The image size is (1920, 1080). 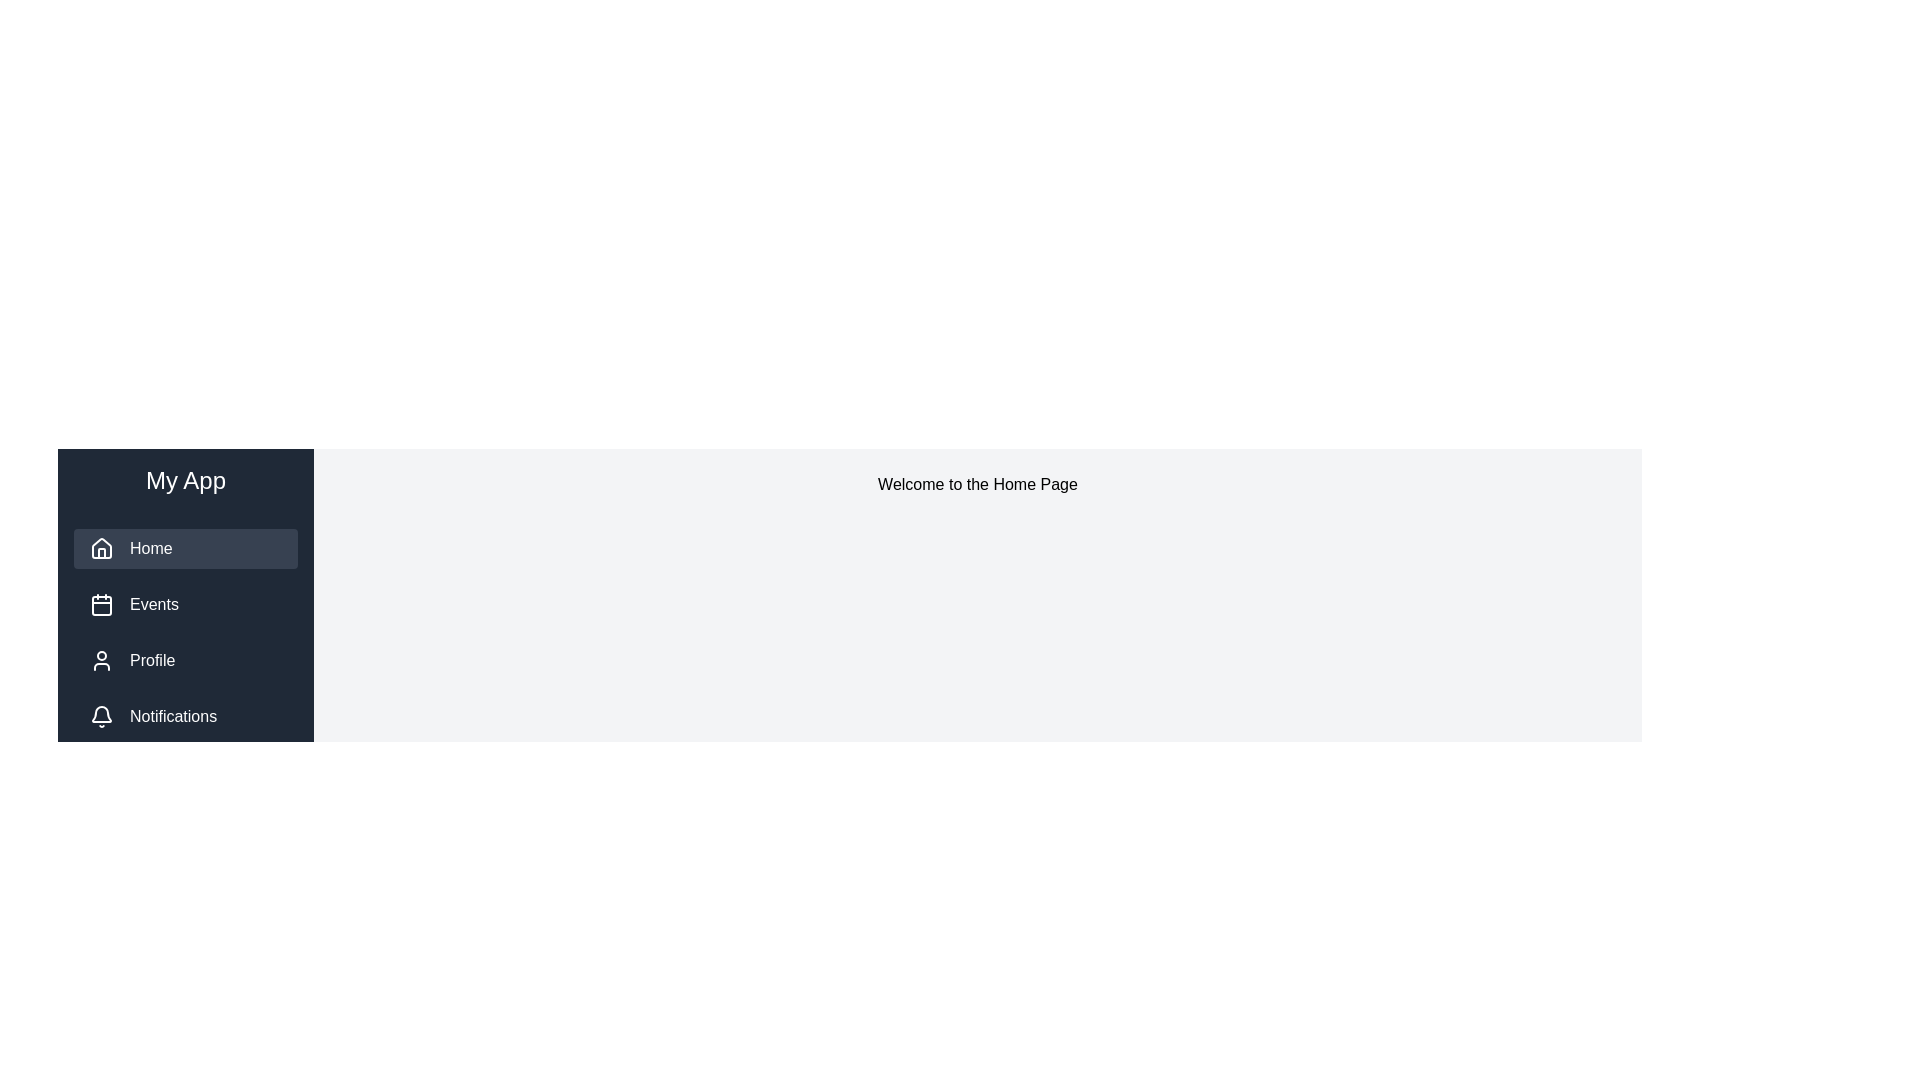 What do you see at coordinates (186, 632) in the screenshot?
I see `the 'Home' section of the vertical navigation menu` at bounding box center [186, 632].